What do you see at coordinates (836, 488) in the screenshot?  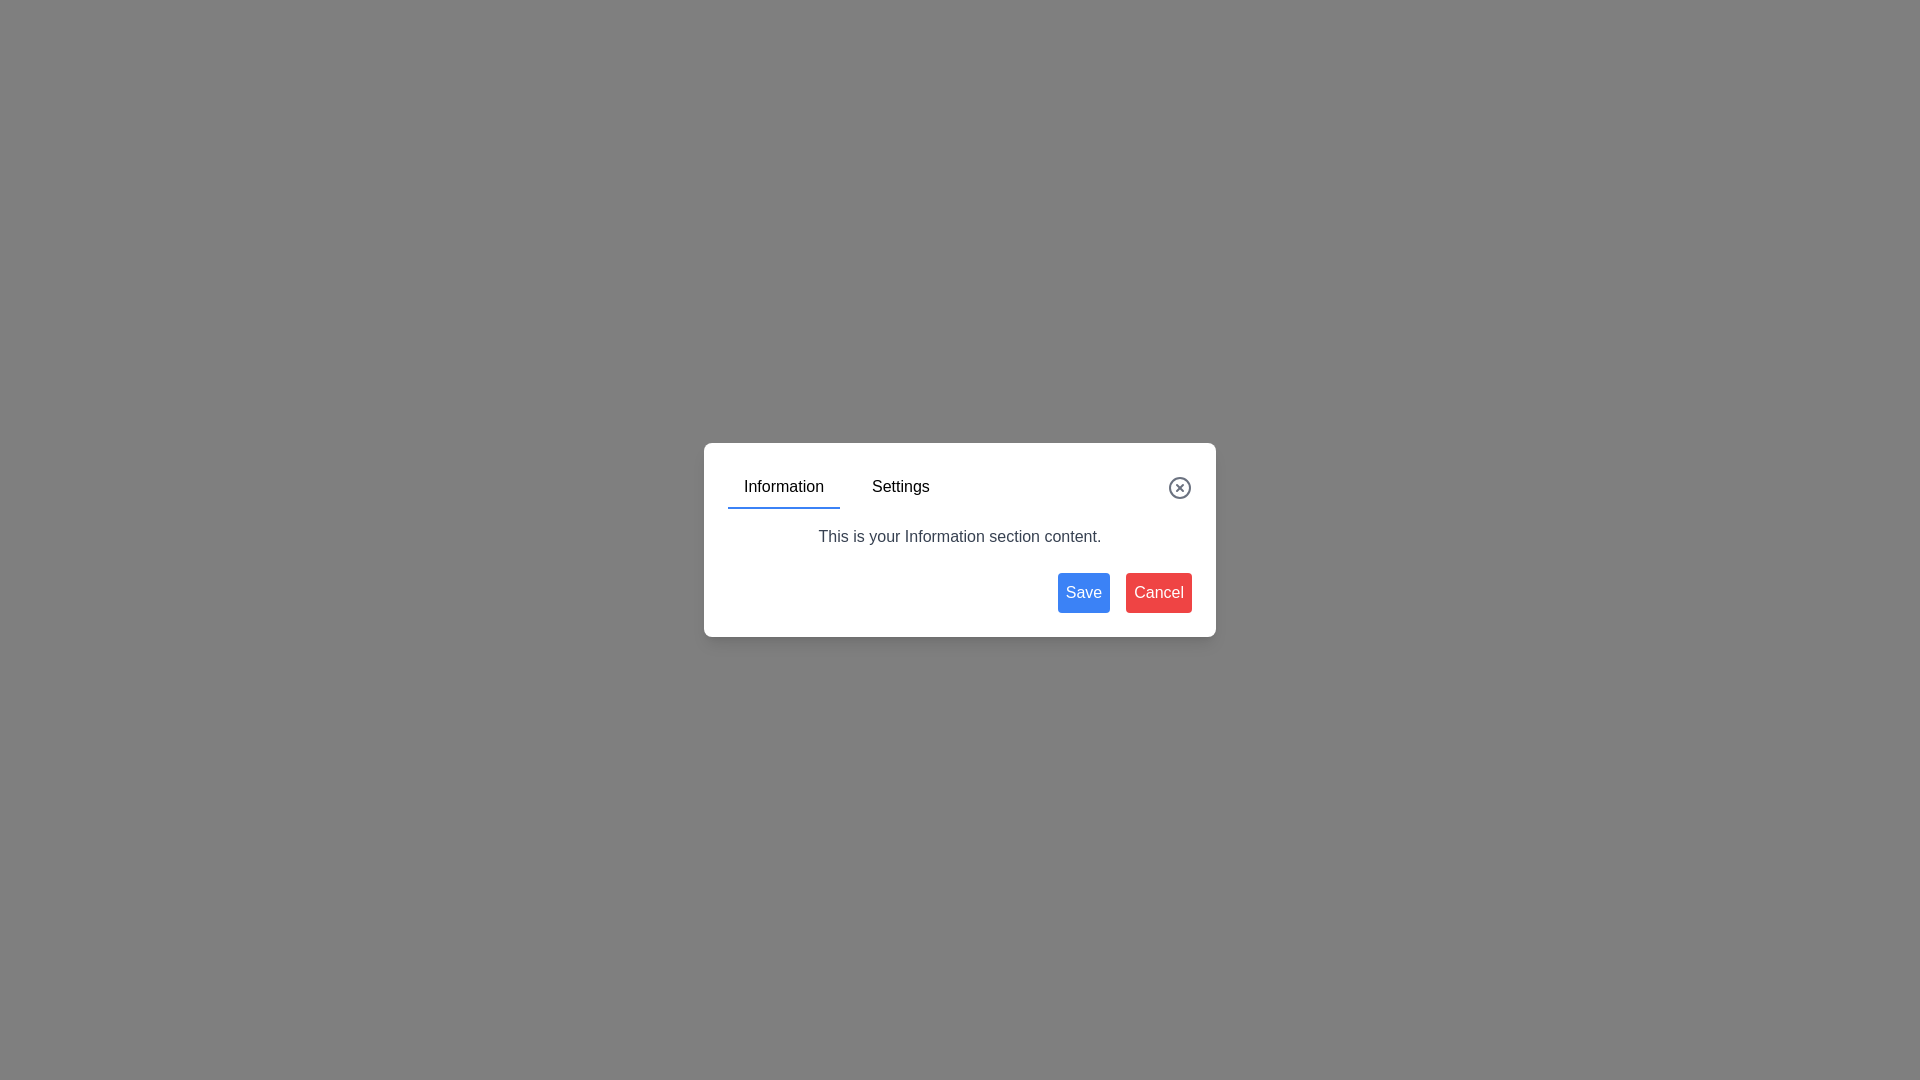 I see `the 'Information' tab in the tabbed navigation bar located at the top-center of the dialog box` at bounding box center [836, 488].